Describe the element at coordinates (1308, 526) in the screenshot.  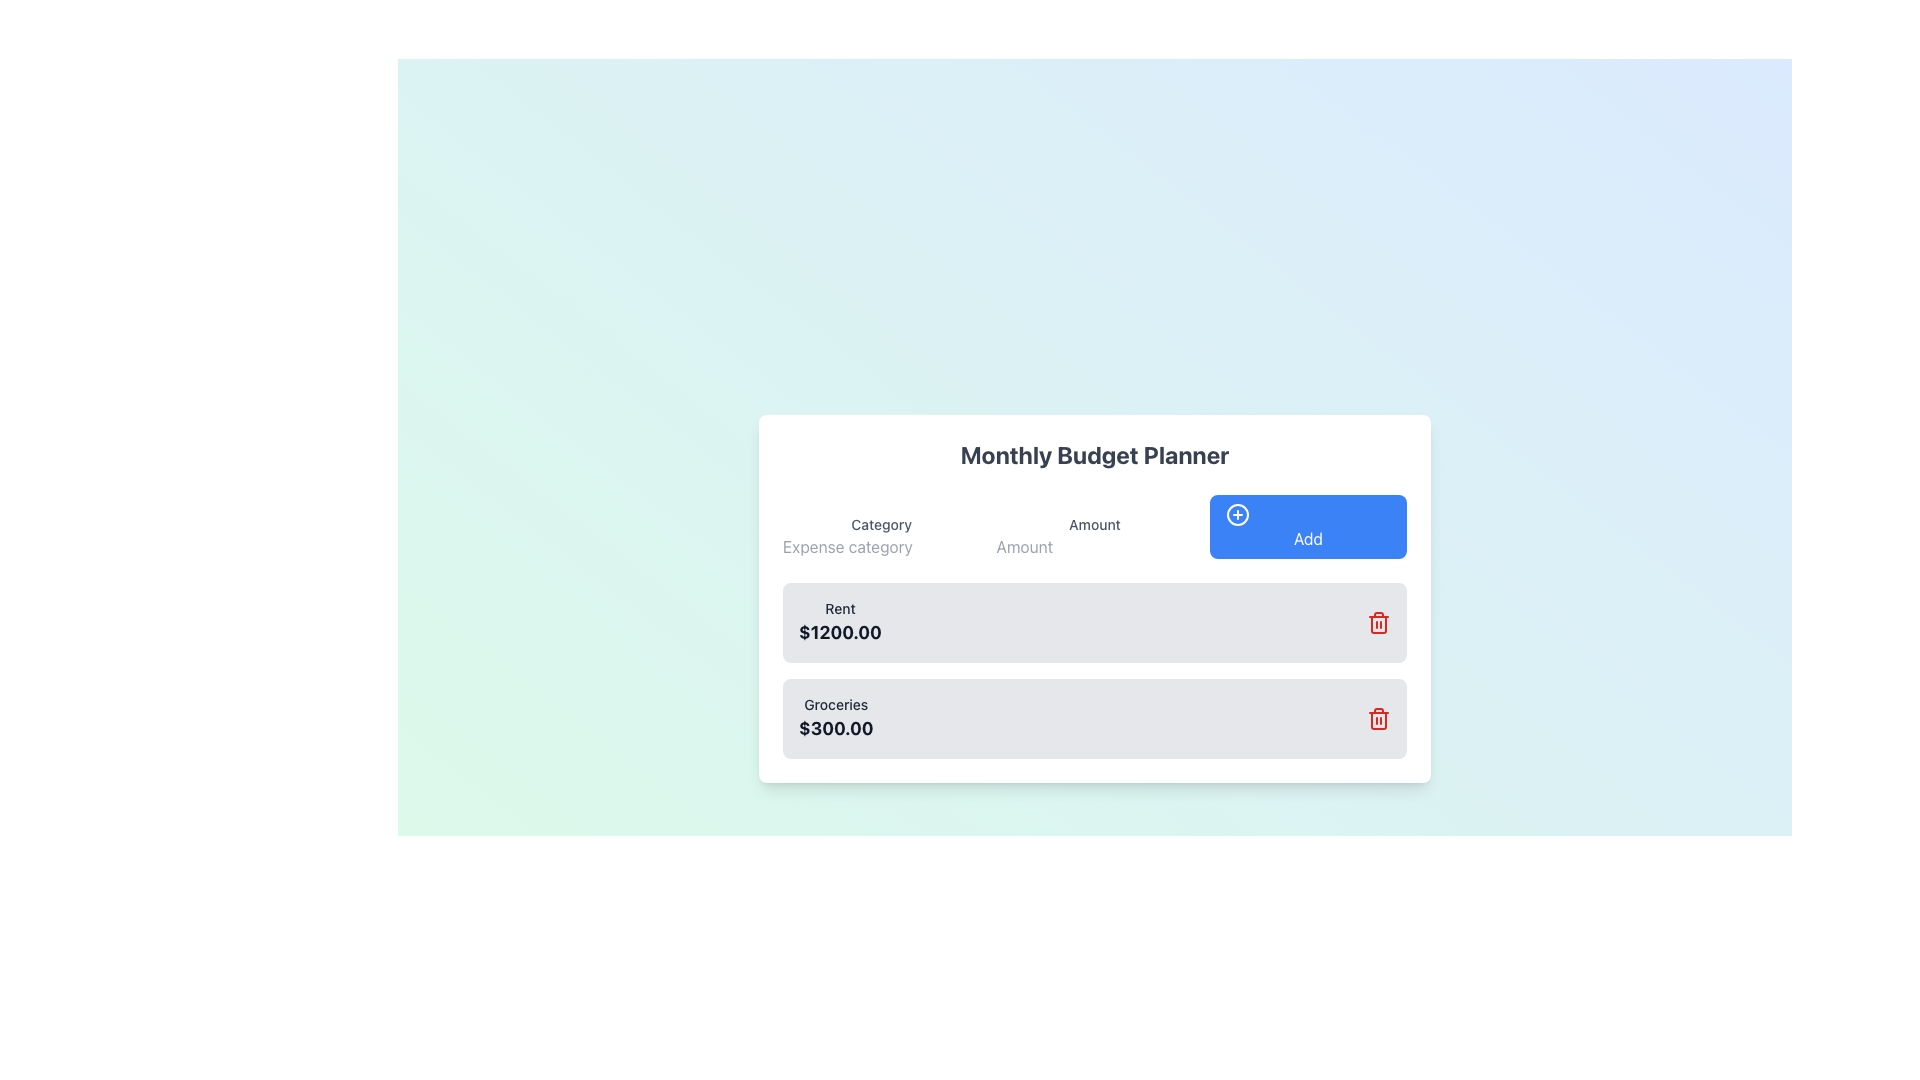
I see `the 'Add' button, which has a blue background, white text, and a '+' icon, located in the rightmost column below the 'Amount' field in the 'Monthly Budget Planner.'` at that location.